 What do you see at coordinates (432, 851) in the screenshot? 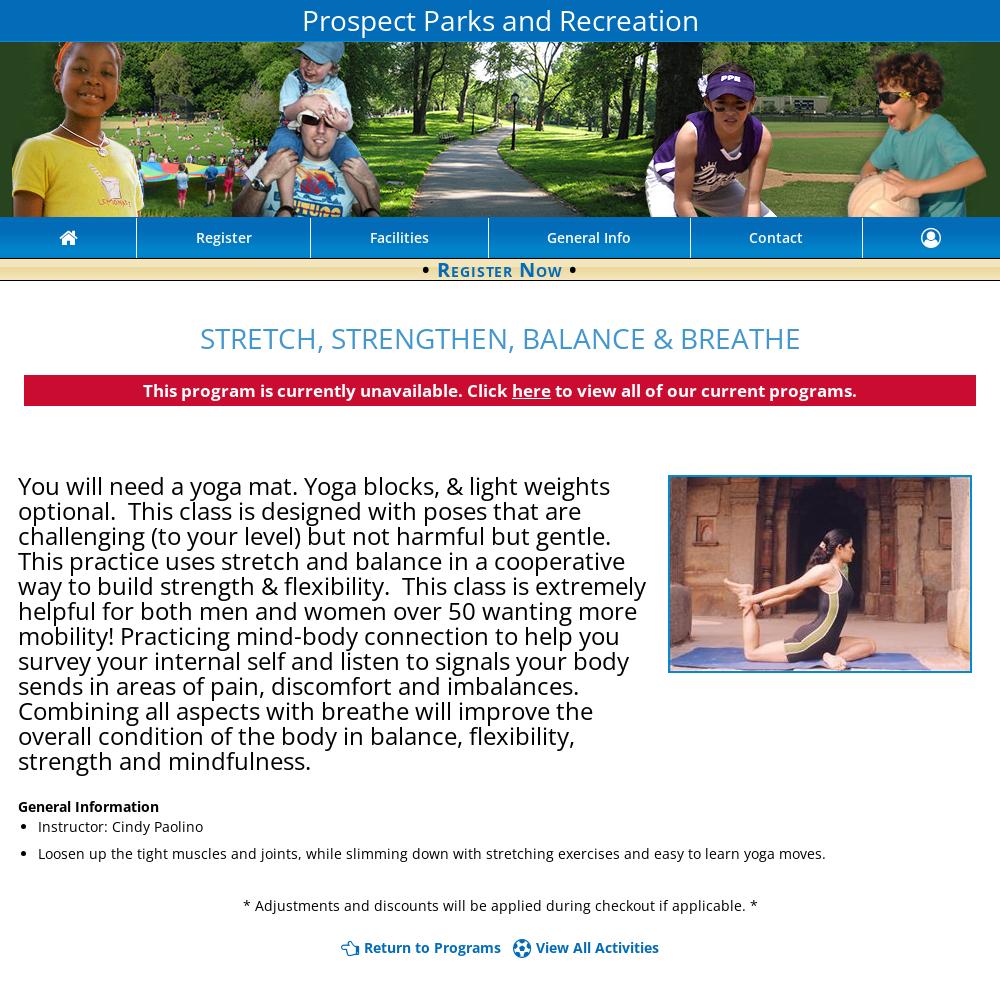
I see `'Loosen up the tight muscles and joints, while slimming down with stretching exercises and easy to learn yoga moves.'` at bounding box center [432, 851].